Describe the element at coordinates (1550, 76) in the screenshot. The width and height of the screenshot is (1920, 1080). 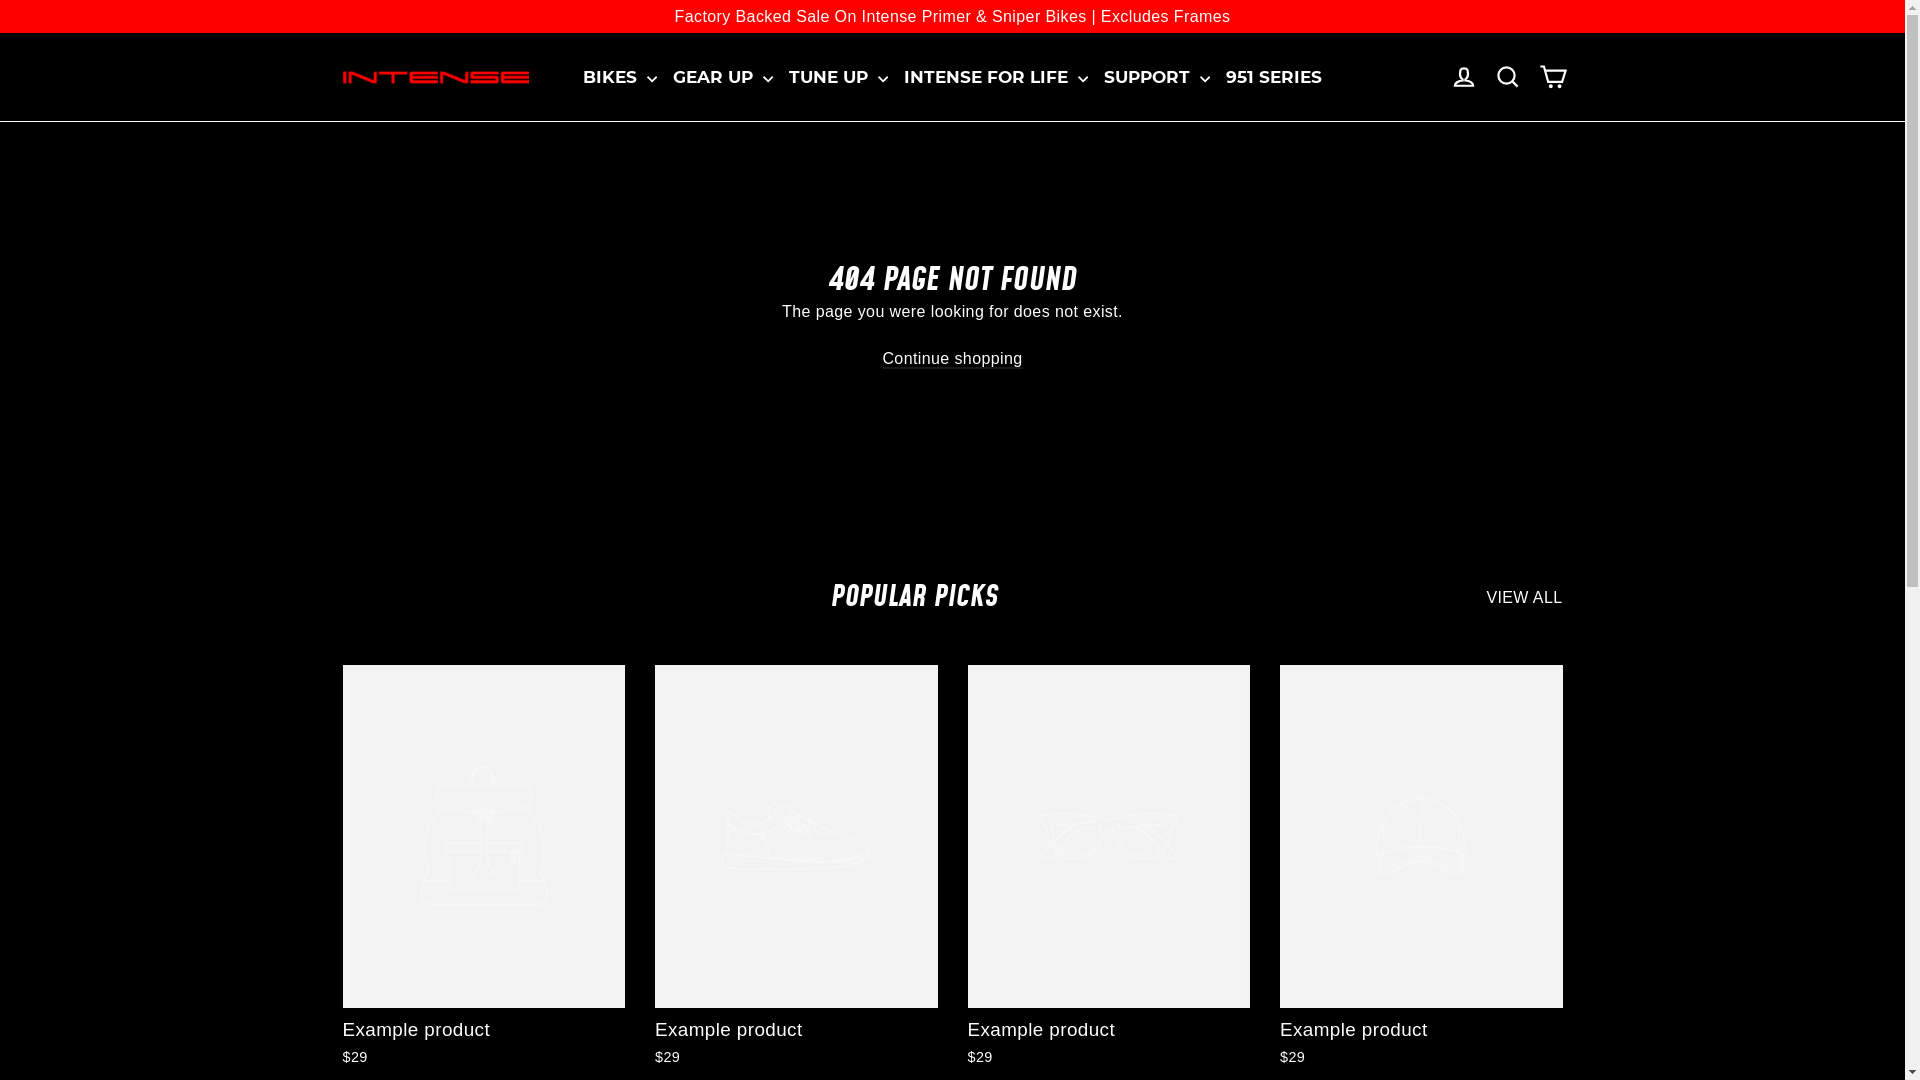
I see `'CART'` at that location.